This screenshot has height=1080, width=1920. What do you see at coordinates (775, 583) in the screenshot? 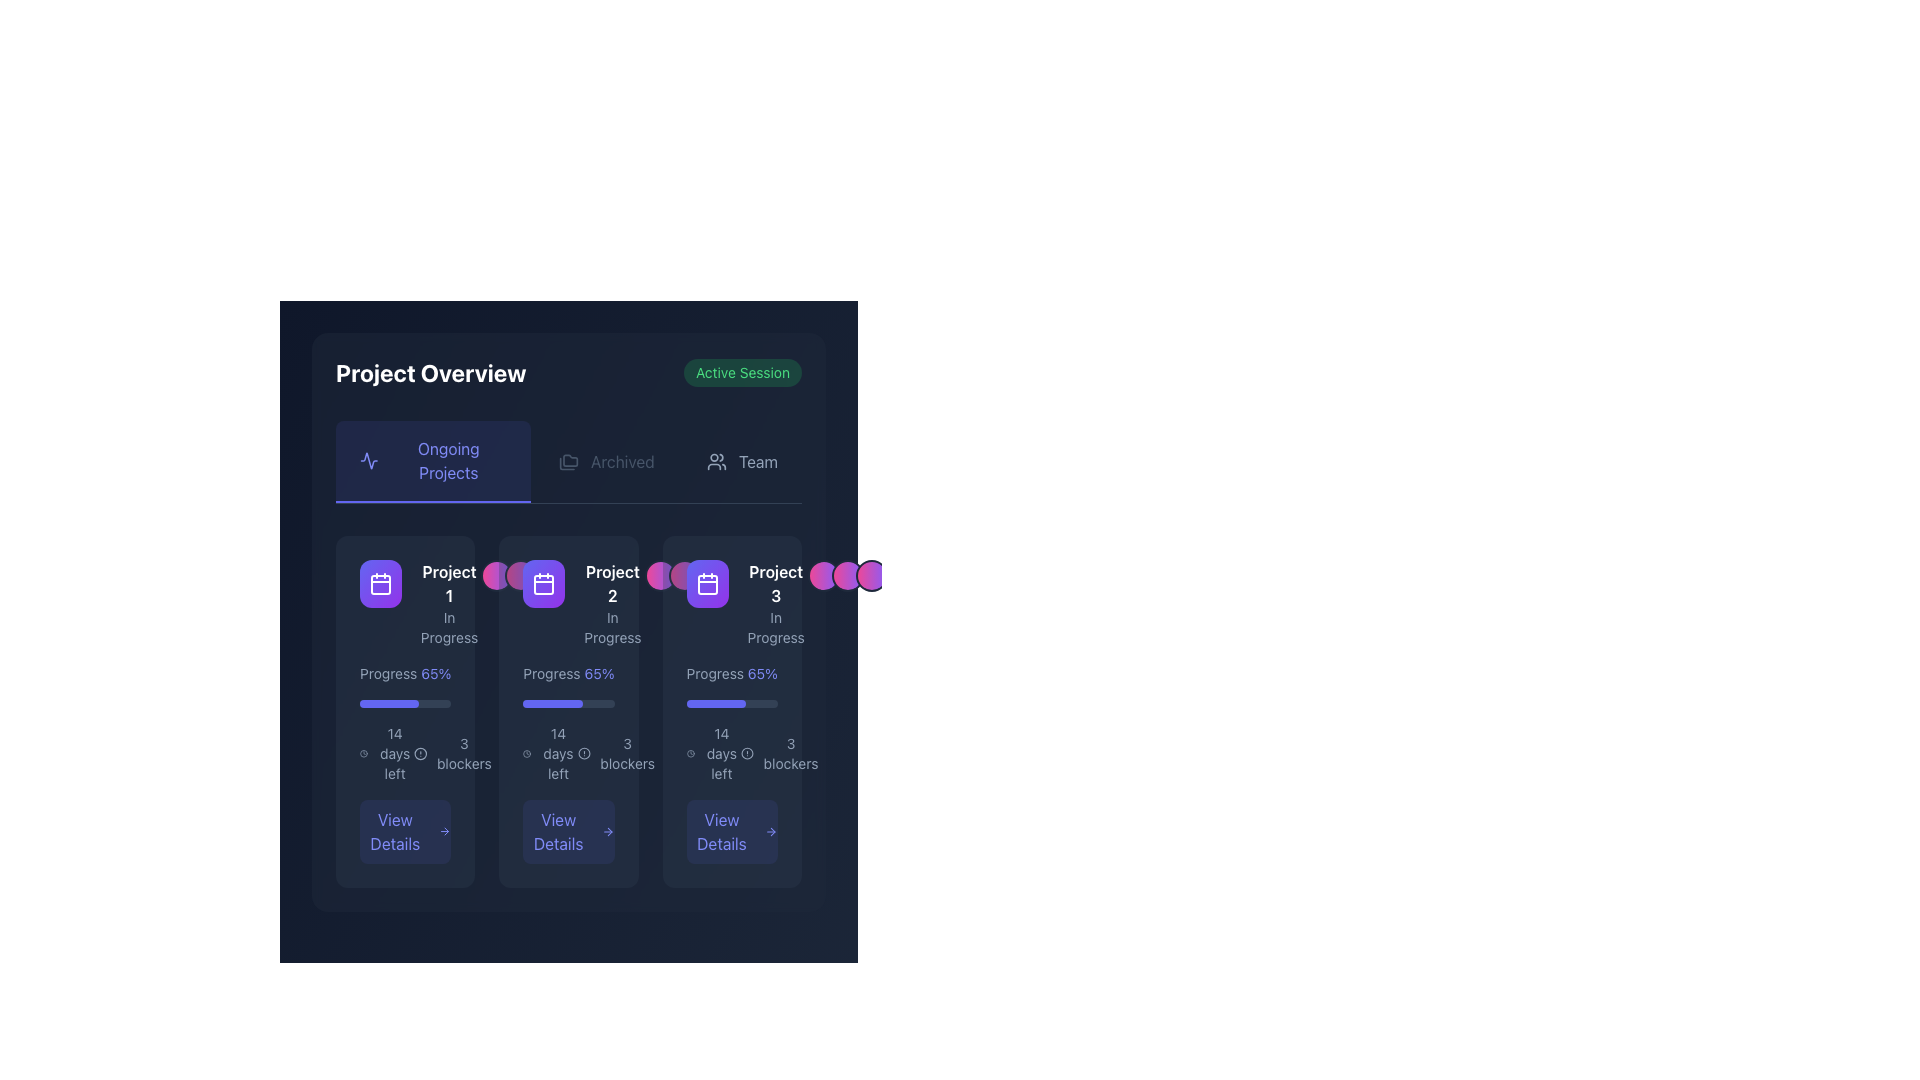
I see `text content of the Text Label displaying 'Project 3' in bold white font on a dark background, located at the top-right of the 'Project 3 In Progress' card` at bounding box center [775, 583].